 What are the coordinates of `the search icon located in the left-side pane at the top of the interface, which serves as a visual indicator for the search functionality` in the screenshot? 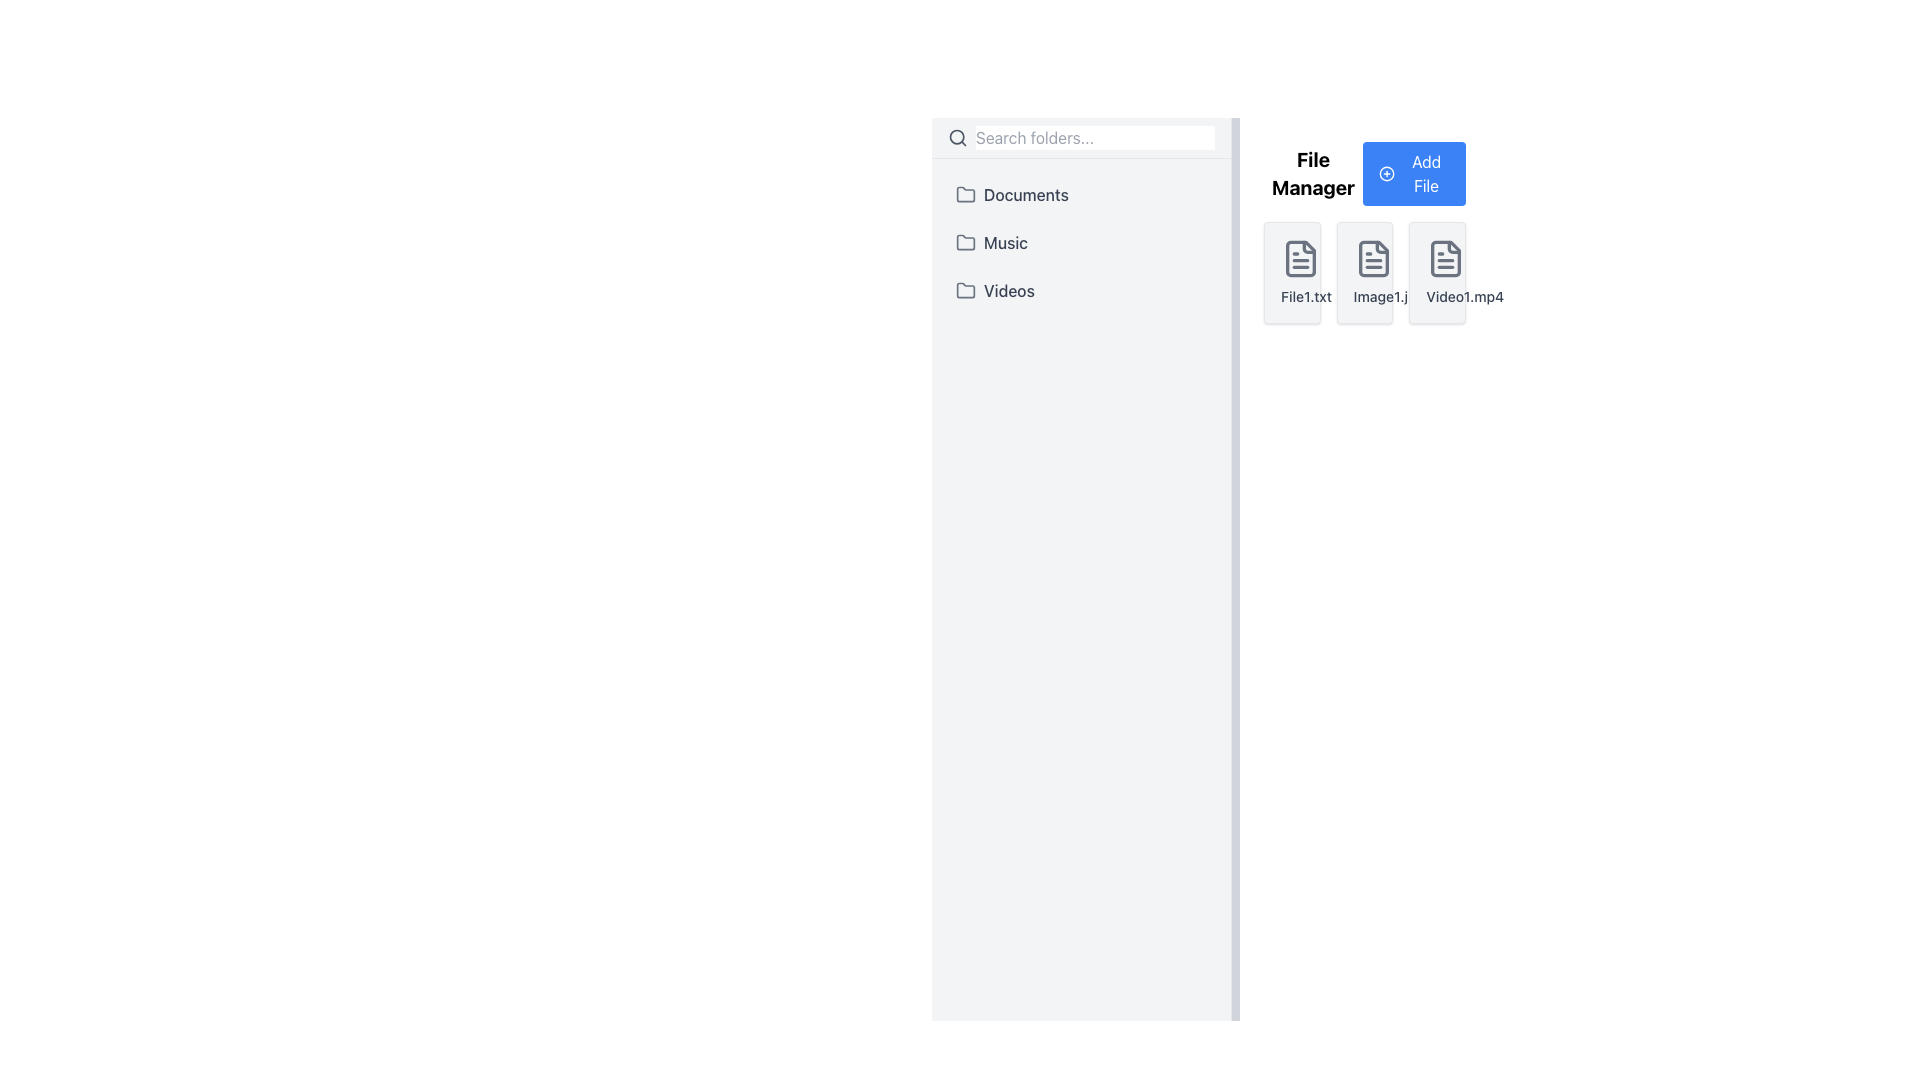 It's located at (957, 137).